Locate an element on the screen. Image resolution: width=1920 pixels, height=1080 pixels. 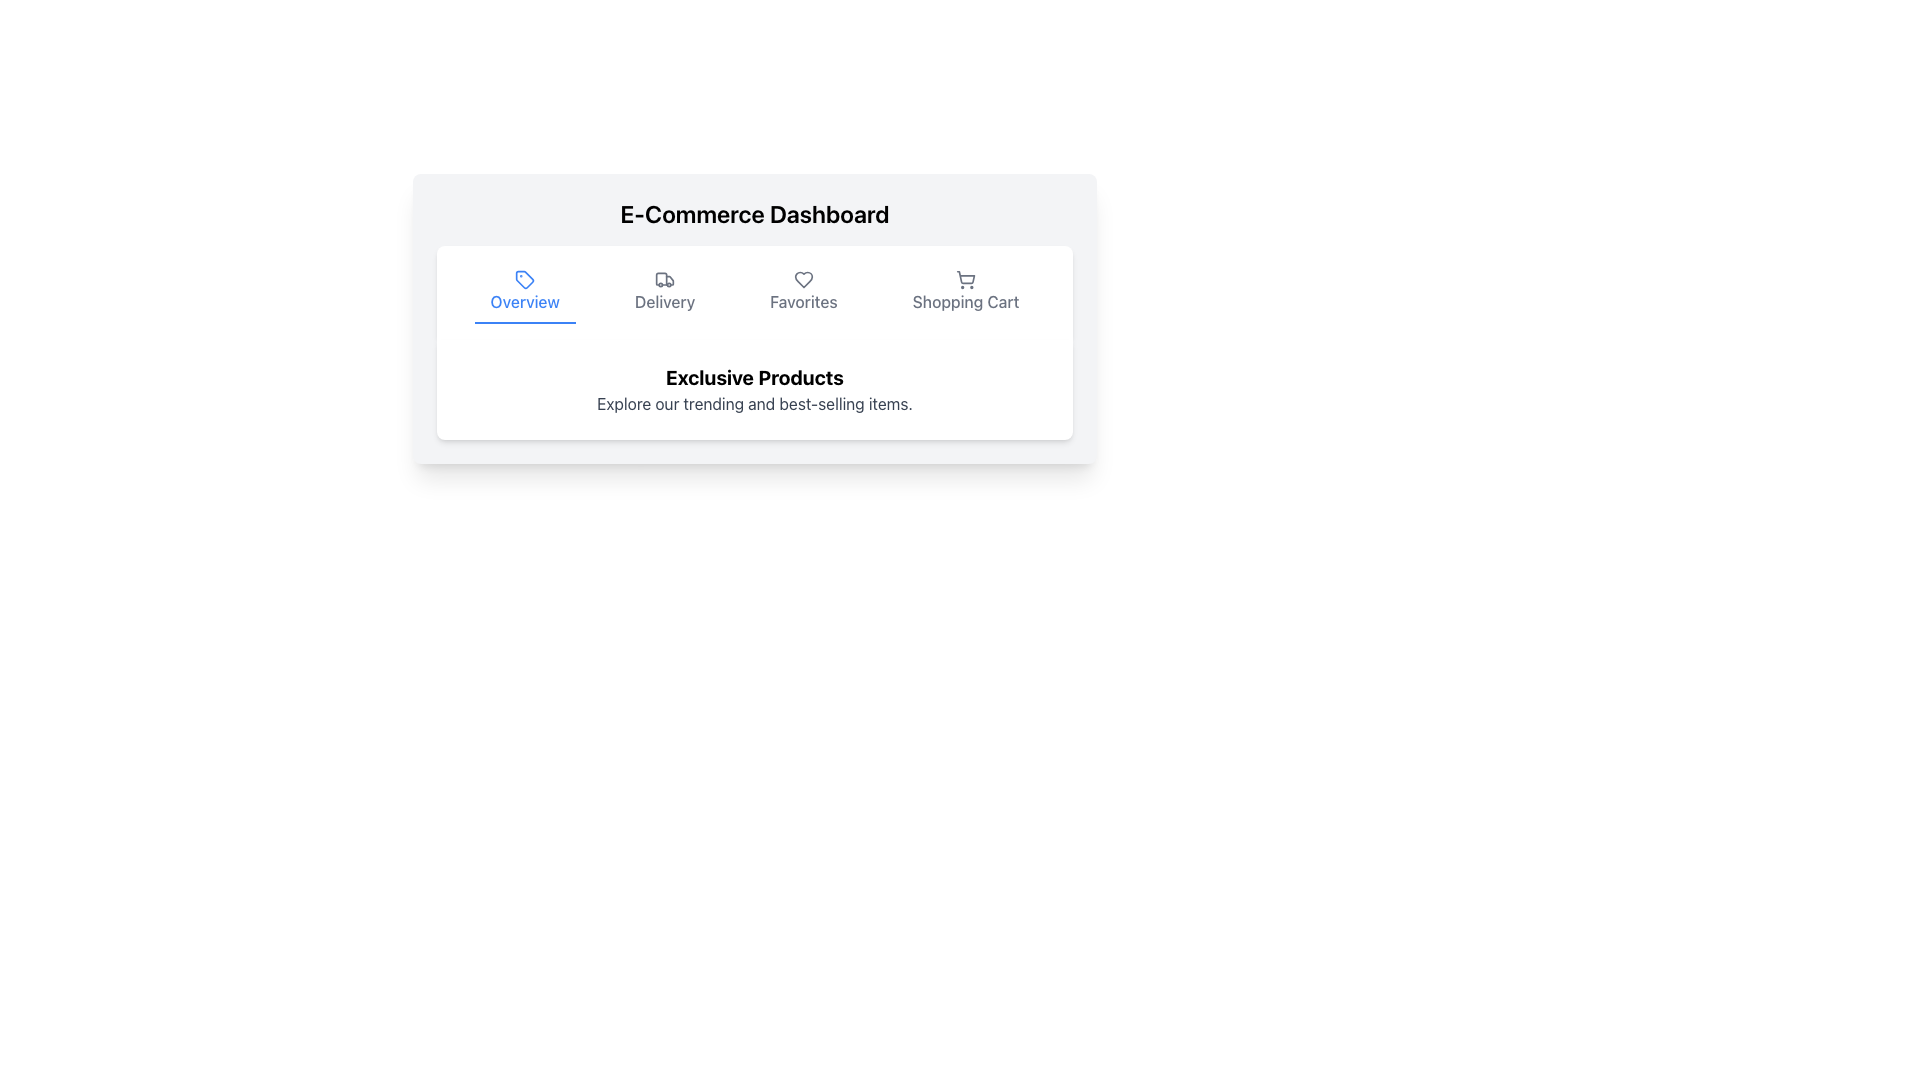
the delivery icon button located in the navigation area, adjacent to the 'Overview' and 'Favorites' icons is located at coordinates (661, 279).